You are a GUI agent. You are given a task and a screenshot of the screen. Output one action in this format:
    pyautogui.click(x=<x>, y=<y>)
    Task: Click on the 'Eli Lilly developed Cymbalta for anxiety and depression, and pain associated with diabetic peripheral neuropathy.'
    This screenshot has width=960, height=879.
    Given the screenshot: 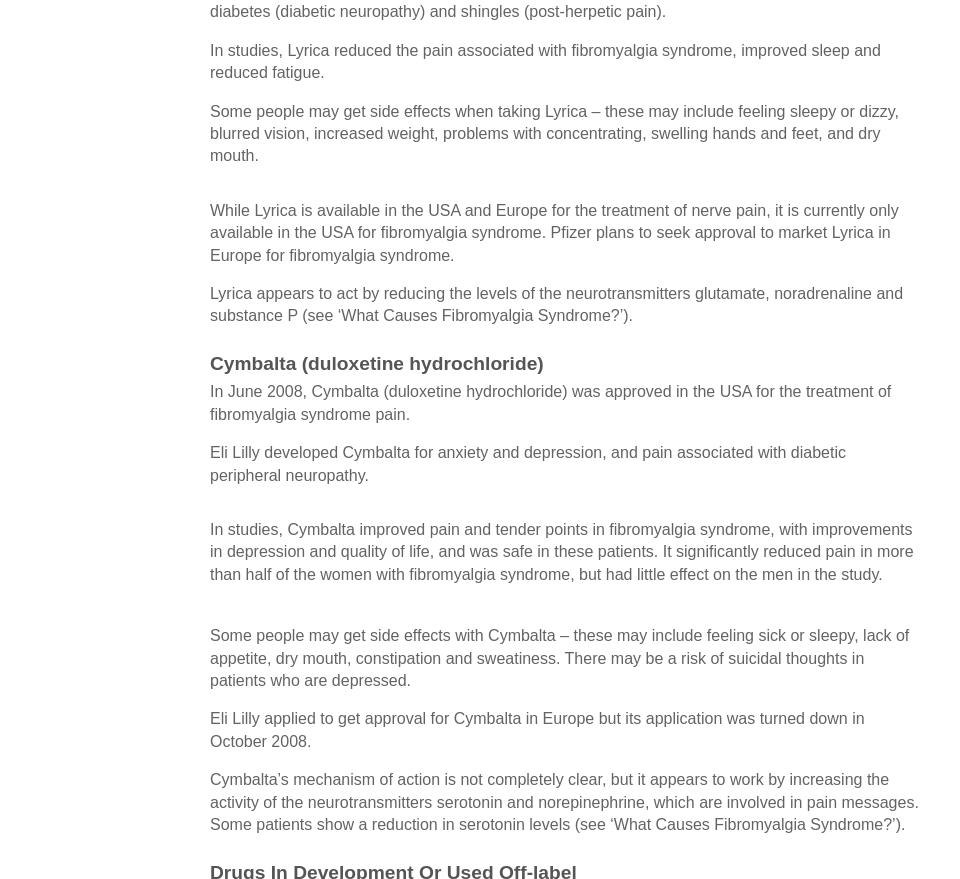 What is the action you would take?
    pyautogui.click(x=526, y=463)
    